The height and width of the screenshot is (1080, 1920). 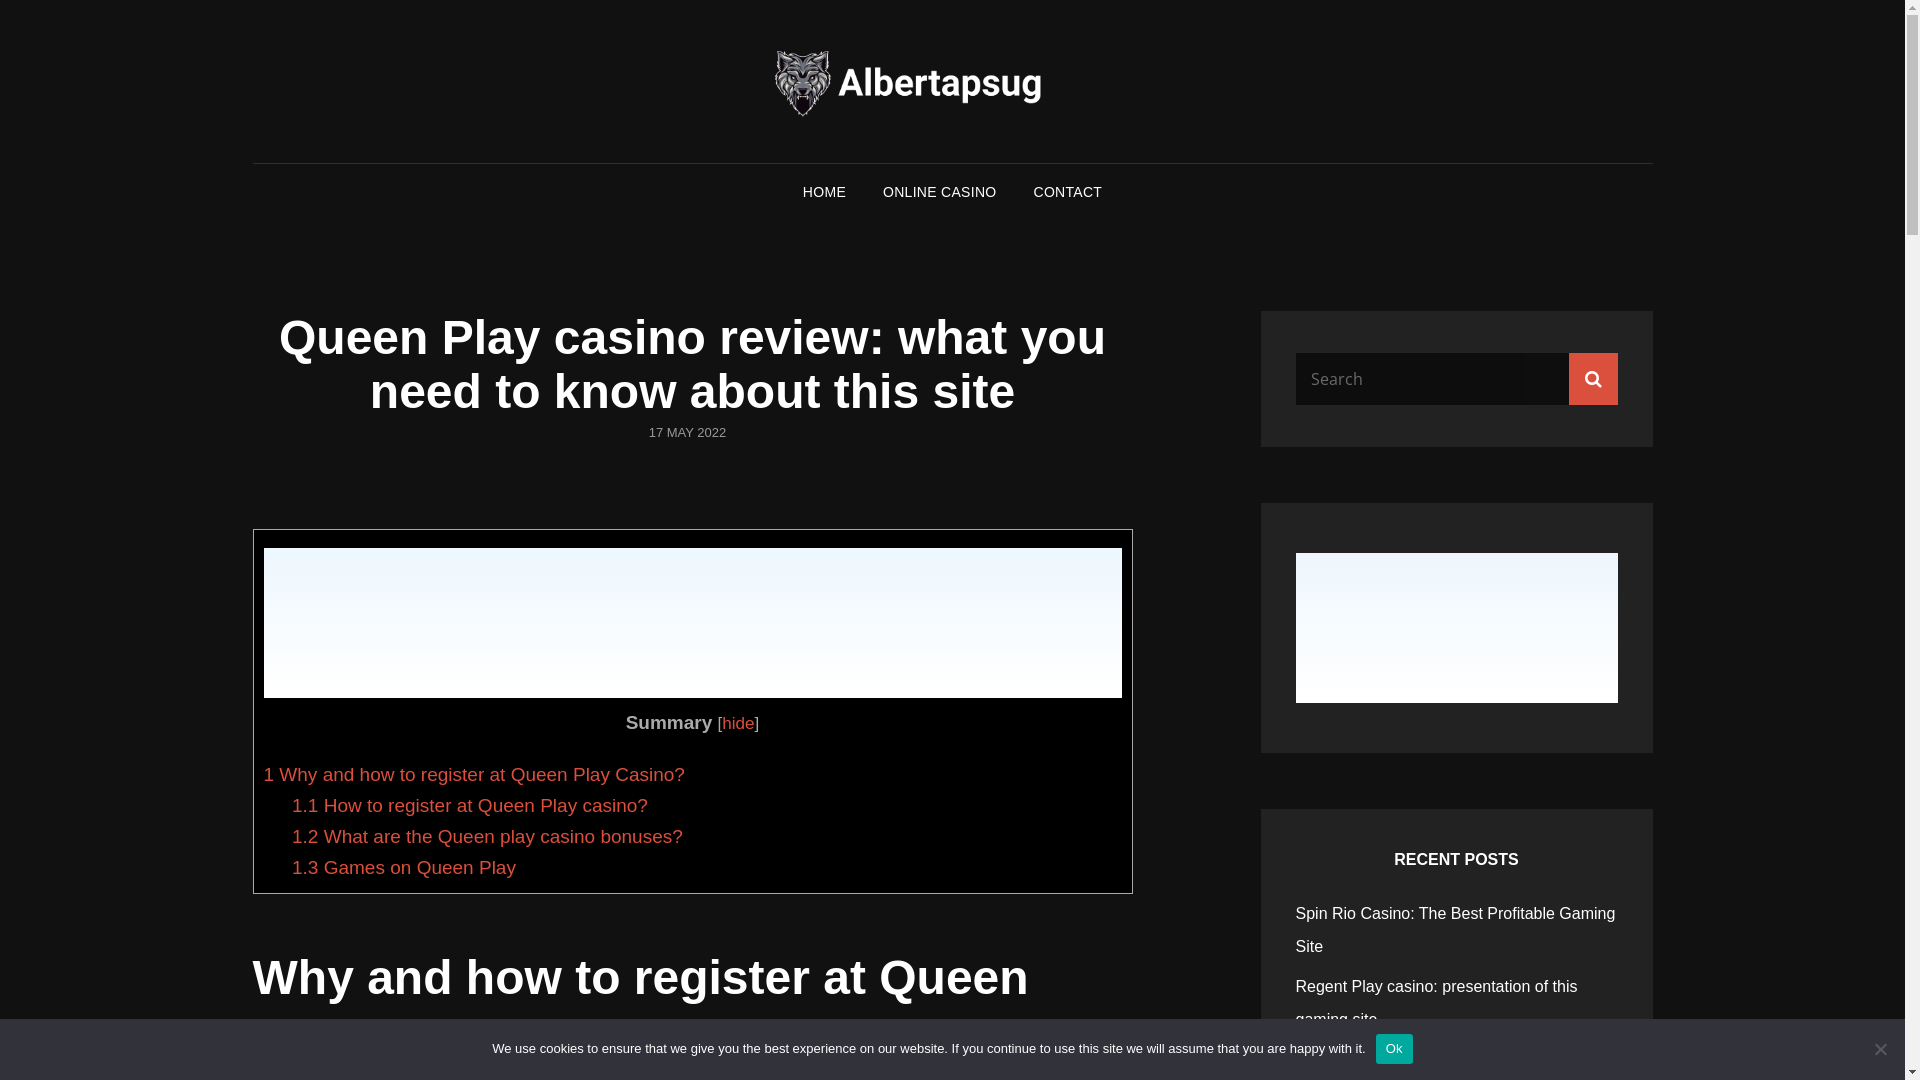 I want to click on '17 MAY 2022', so click(x=687, y=431).